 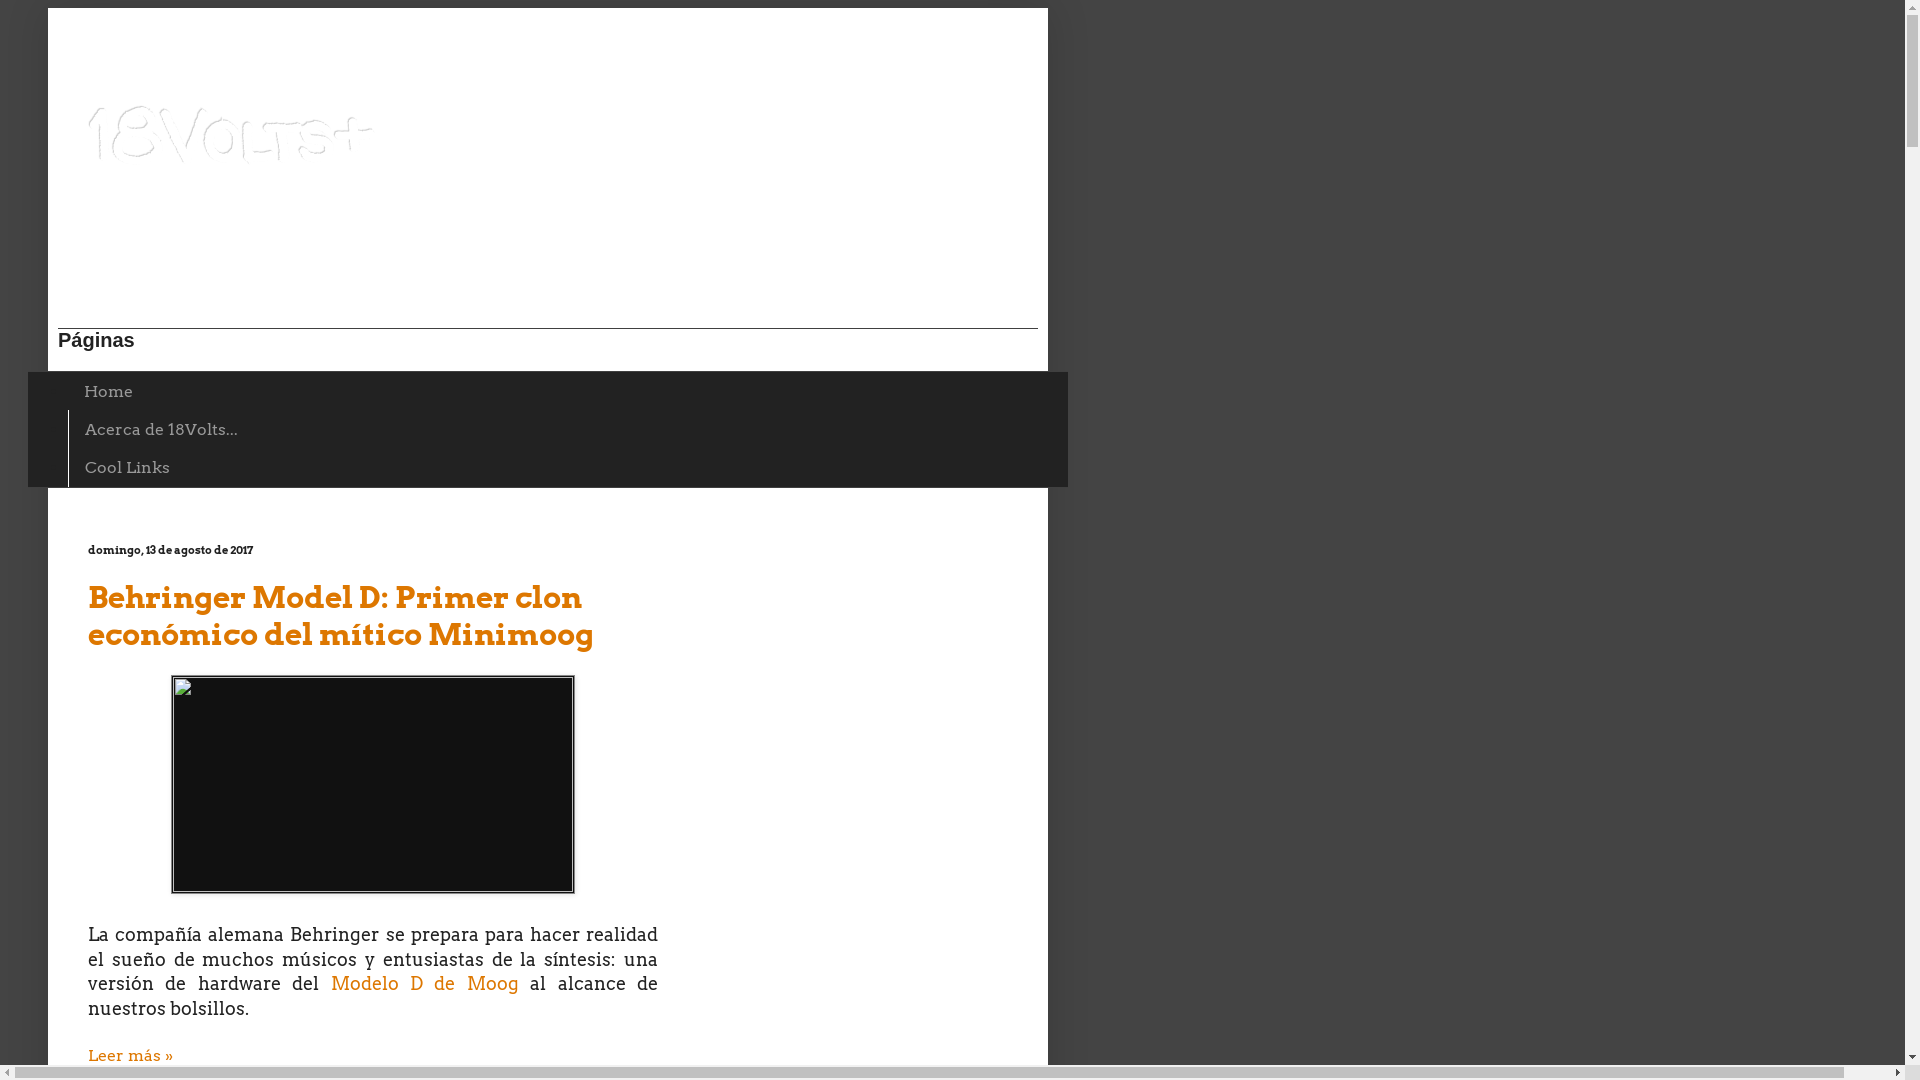 I want to click on '18Volts+', so click(x=230, y=135).